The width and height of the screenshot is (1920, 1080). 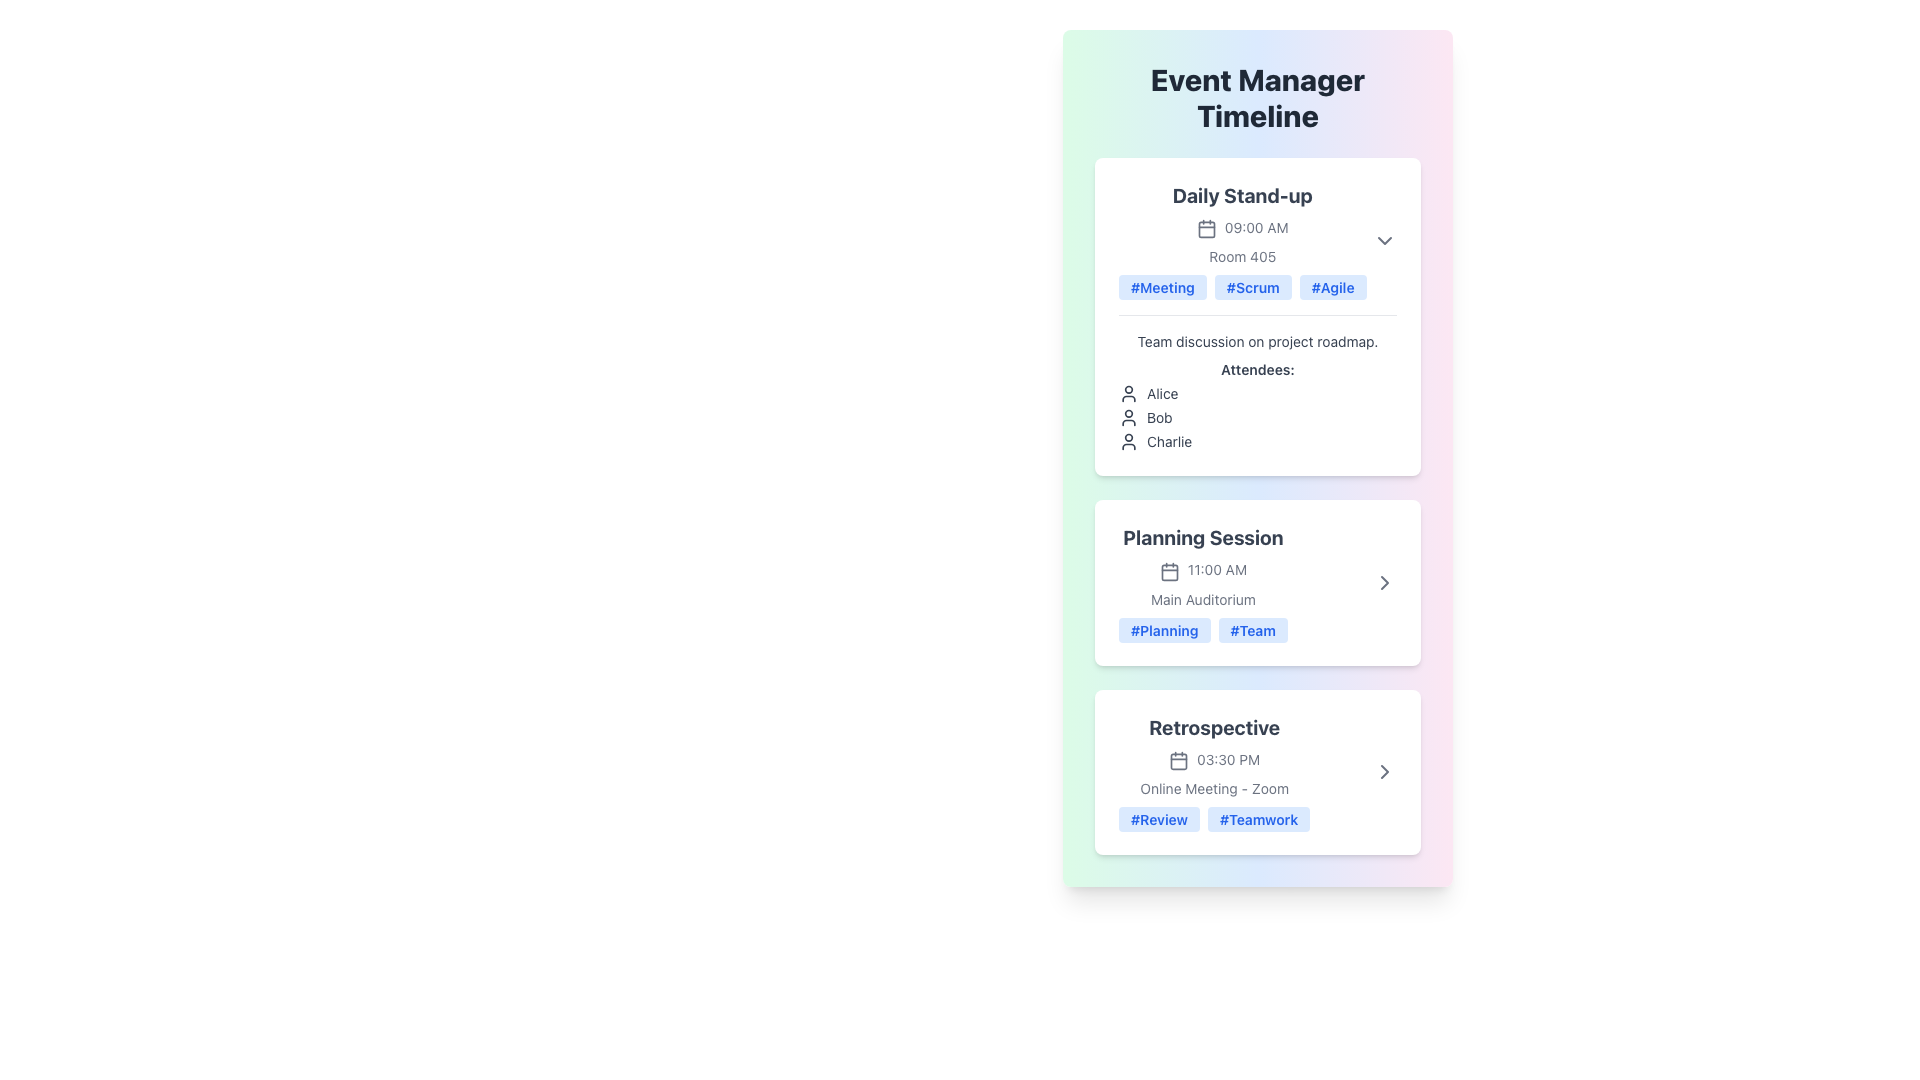 I want to click on the label '#Agile', which is the third element in the group of tags located below the 'Daily Stand-up' section header, so click(x=1333, y=287).